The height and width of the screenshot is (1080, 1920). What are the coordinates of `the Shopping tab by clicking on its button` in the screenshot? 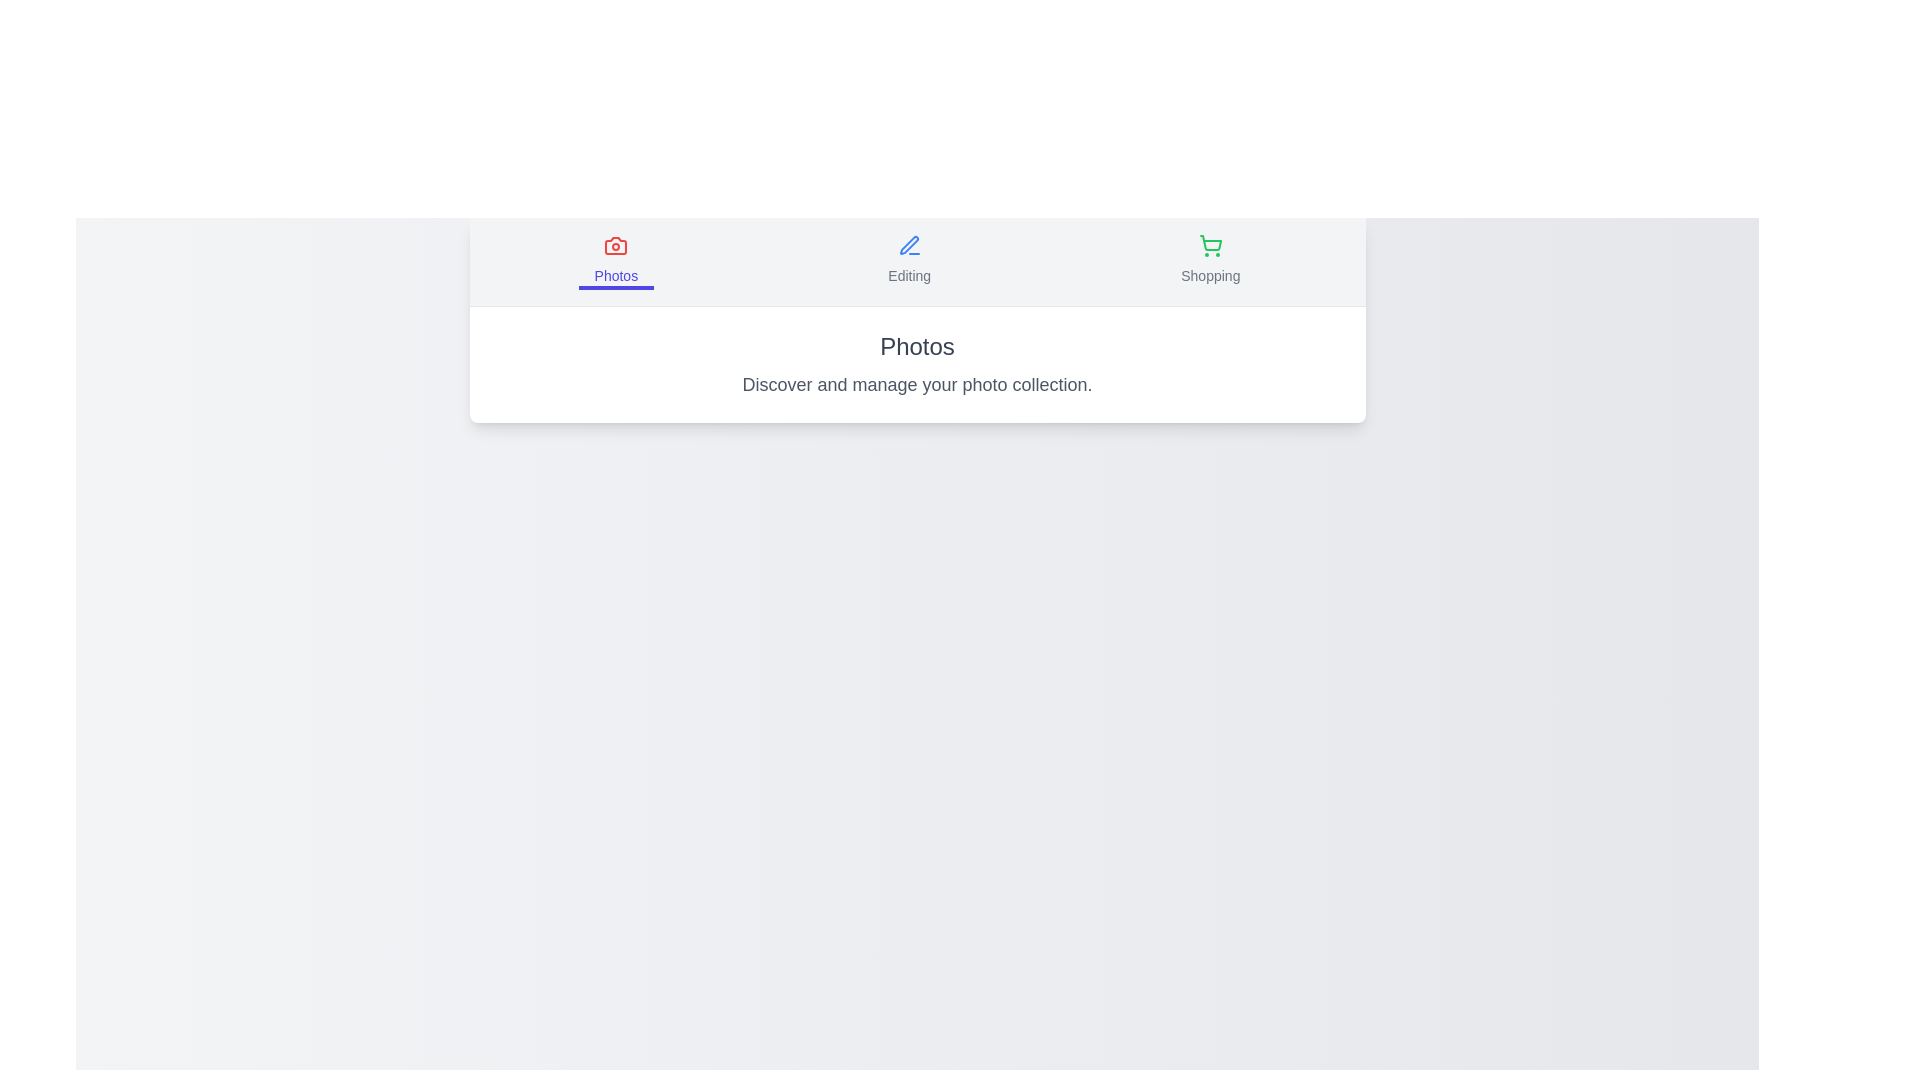 It's located at (1209, 261).